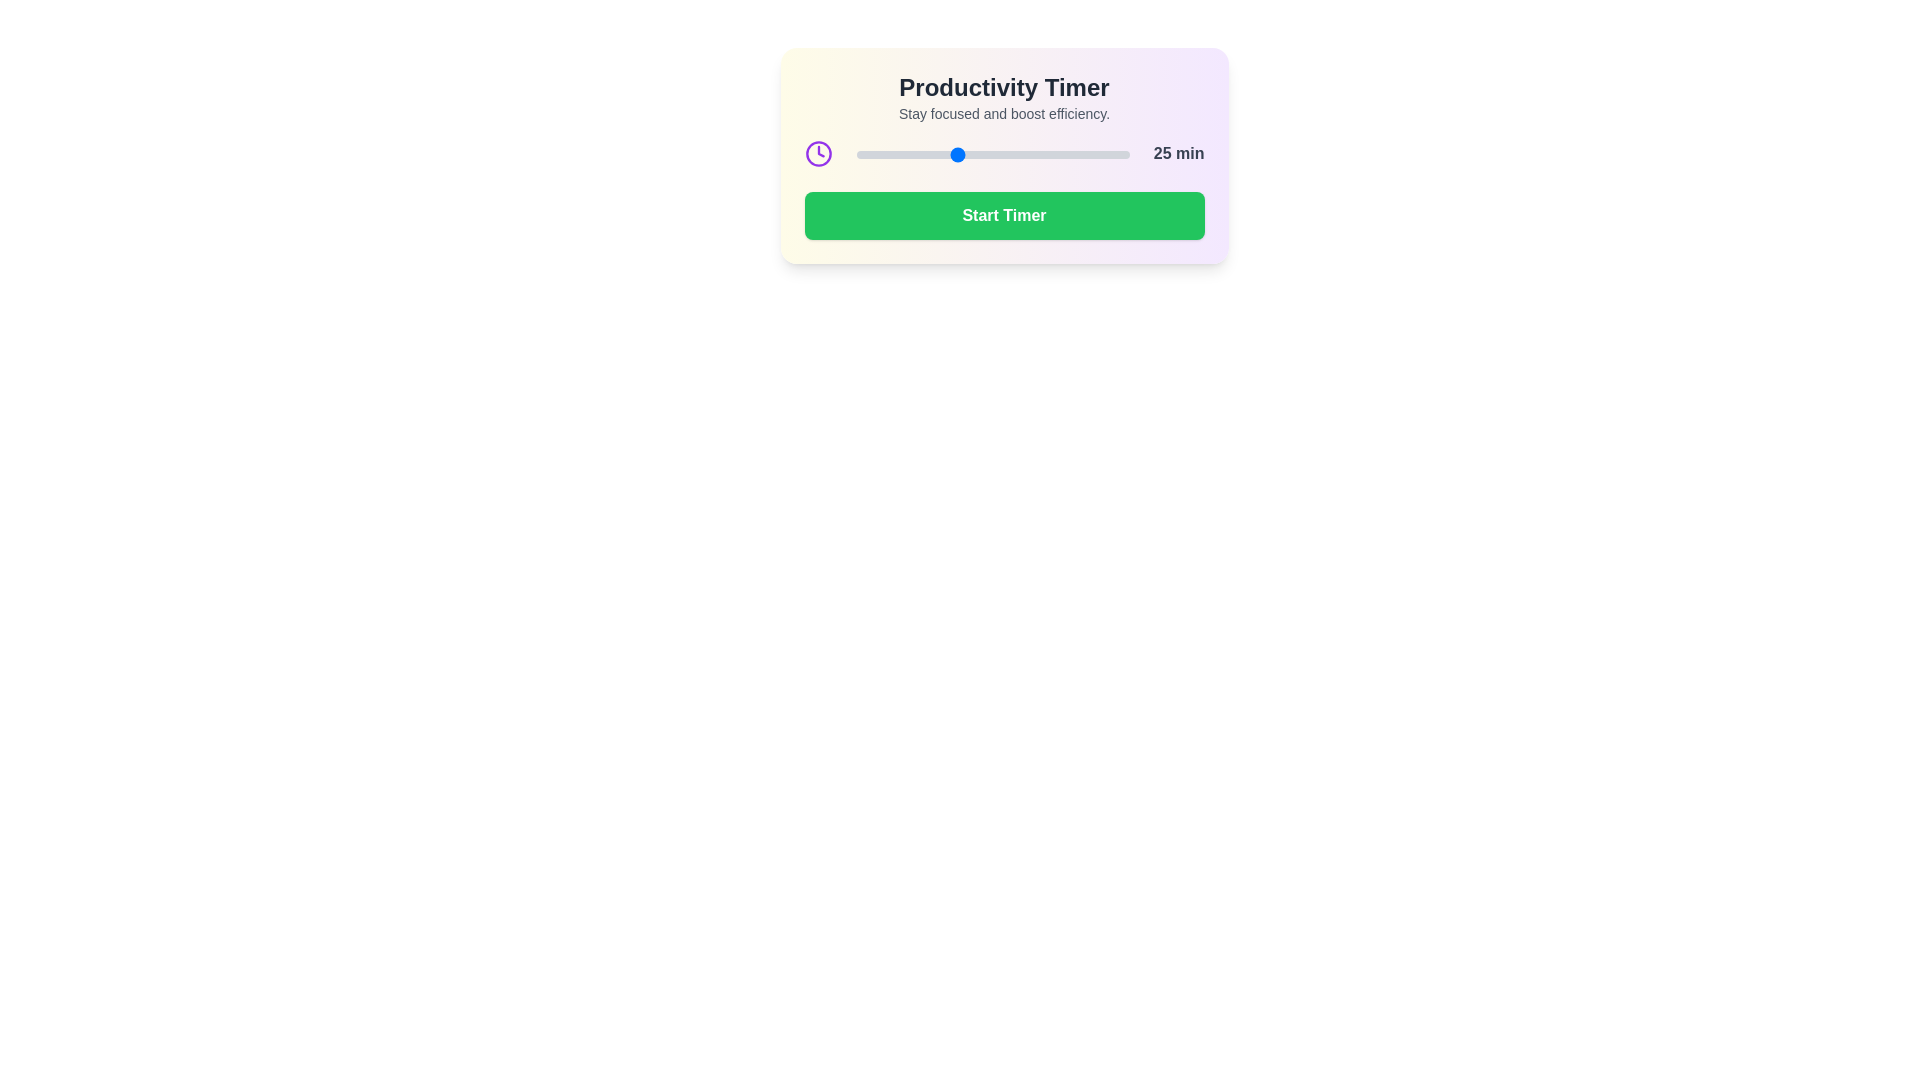  Describe the element at coordinates (1004, 216) in the screenshot. I see `'Start Timer' button to toggle the timer state` at that location.